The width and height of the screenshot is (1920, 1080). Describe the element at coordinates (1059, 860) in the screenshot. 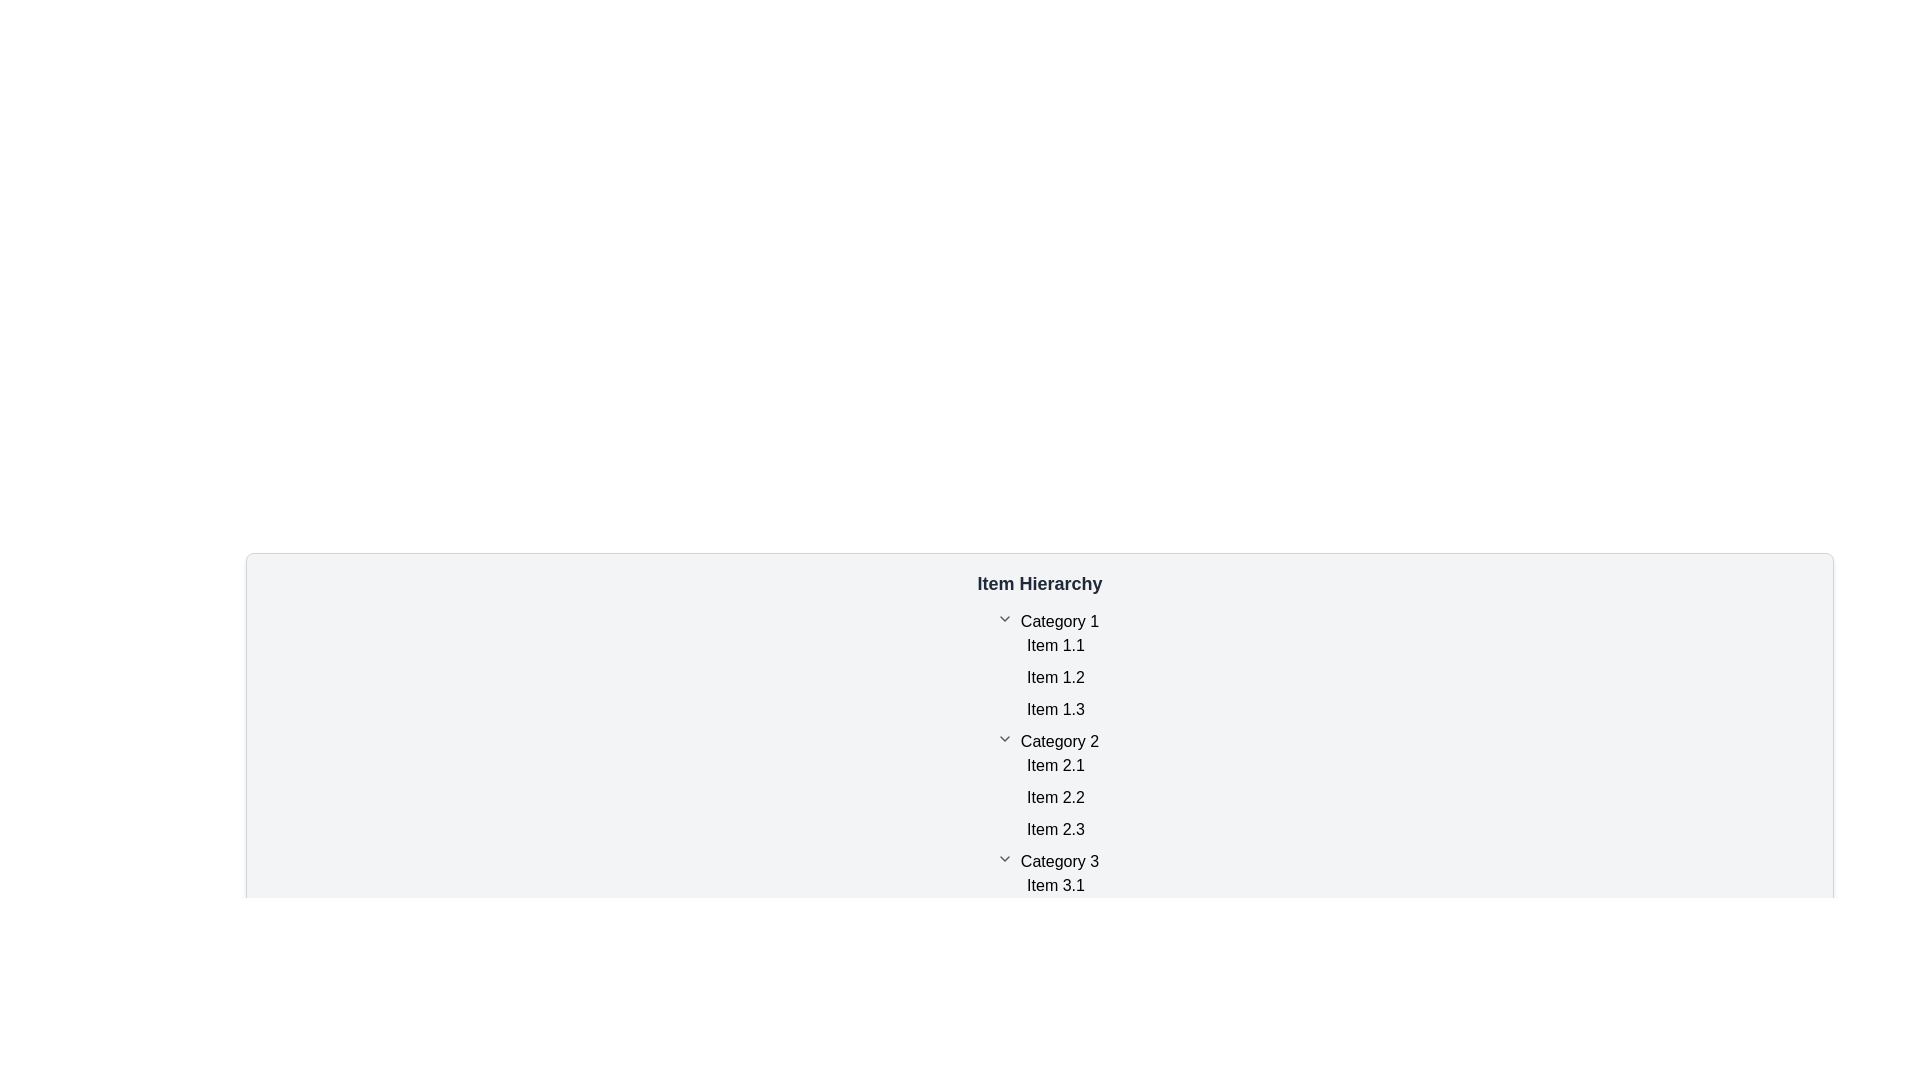

I see `the Static Text element that identifies the third category ('Category 3') in the hierarchical list under 'Item Hierarchy'` at that location.